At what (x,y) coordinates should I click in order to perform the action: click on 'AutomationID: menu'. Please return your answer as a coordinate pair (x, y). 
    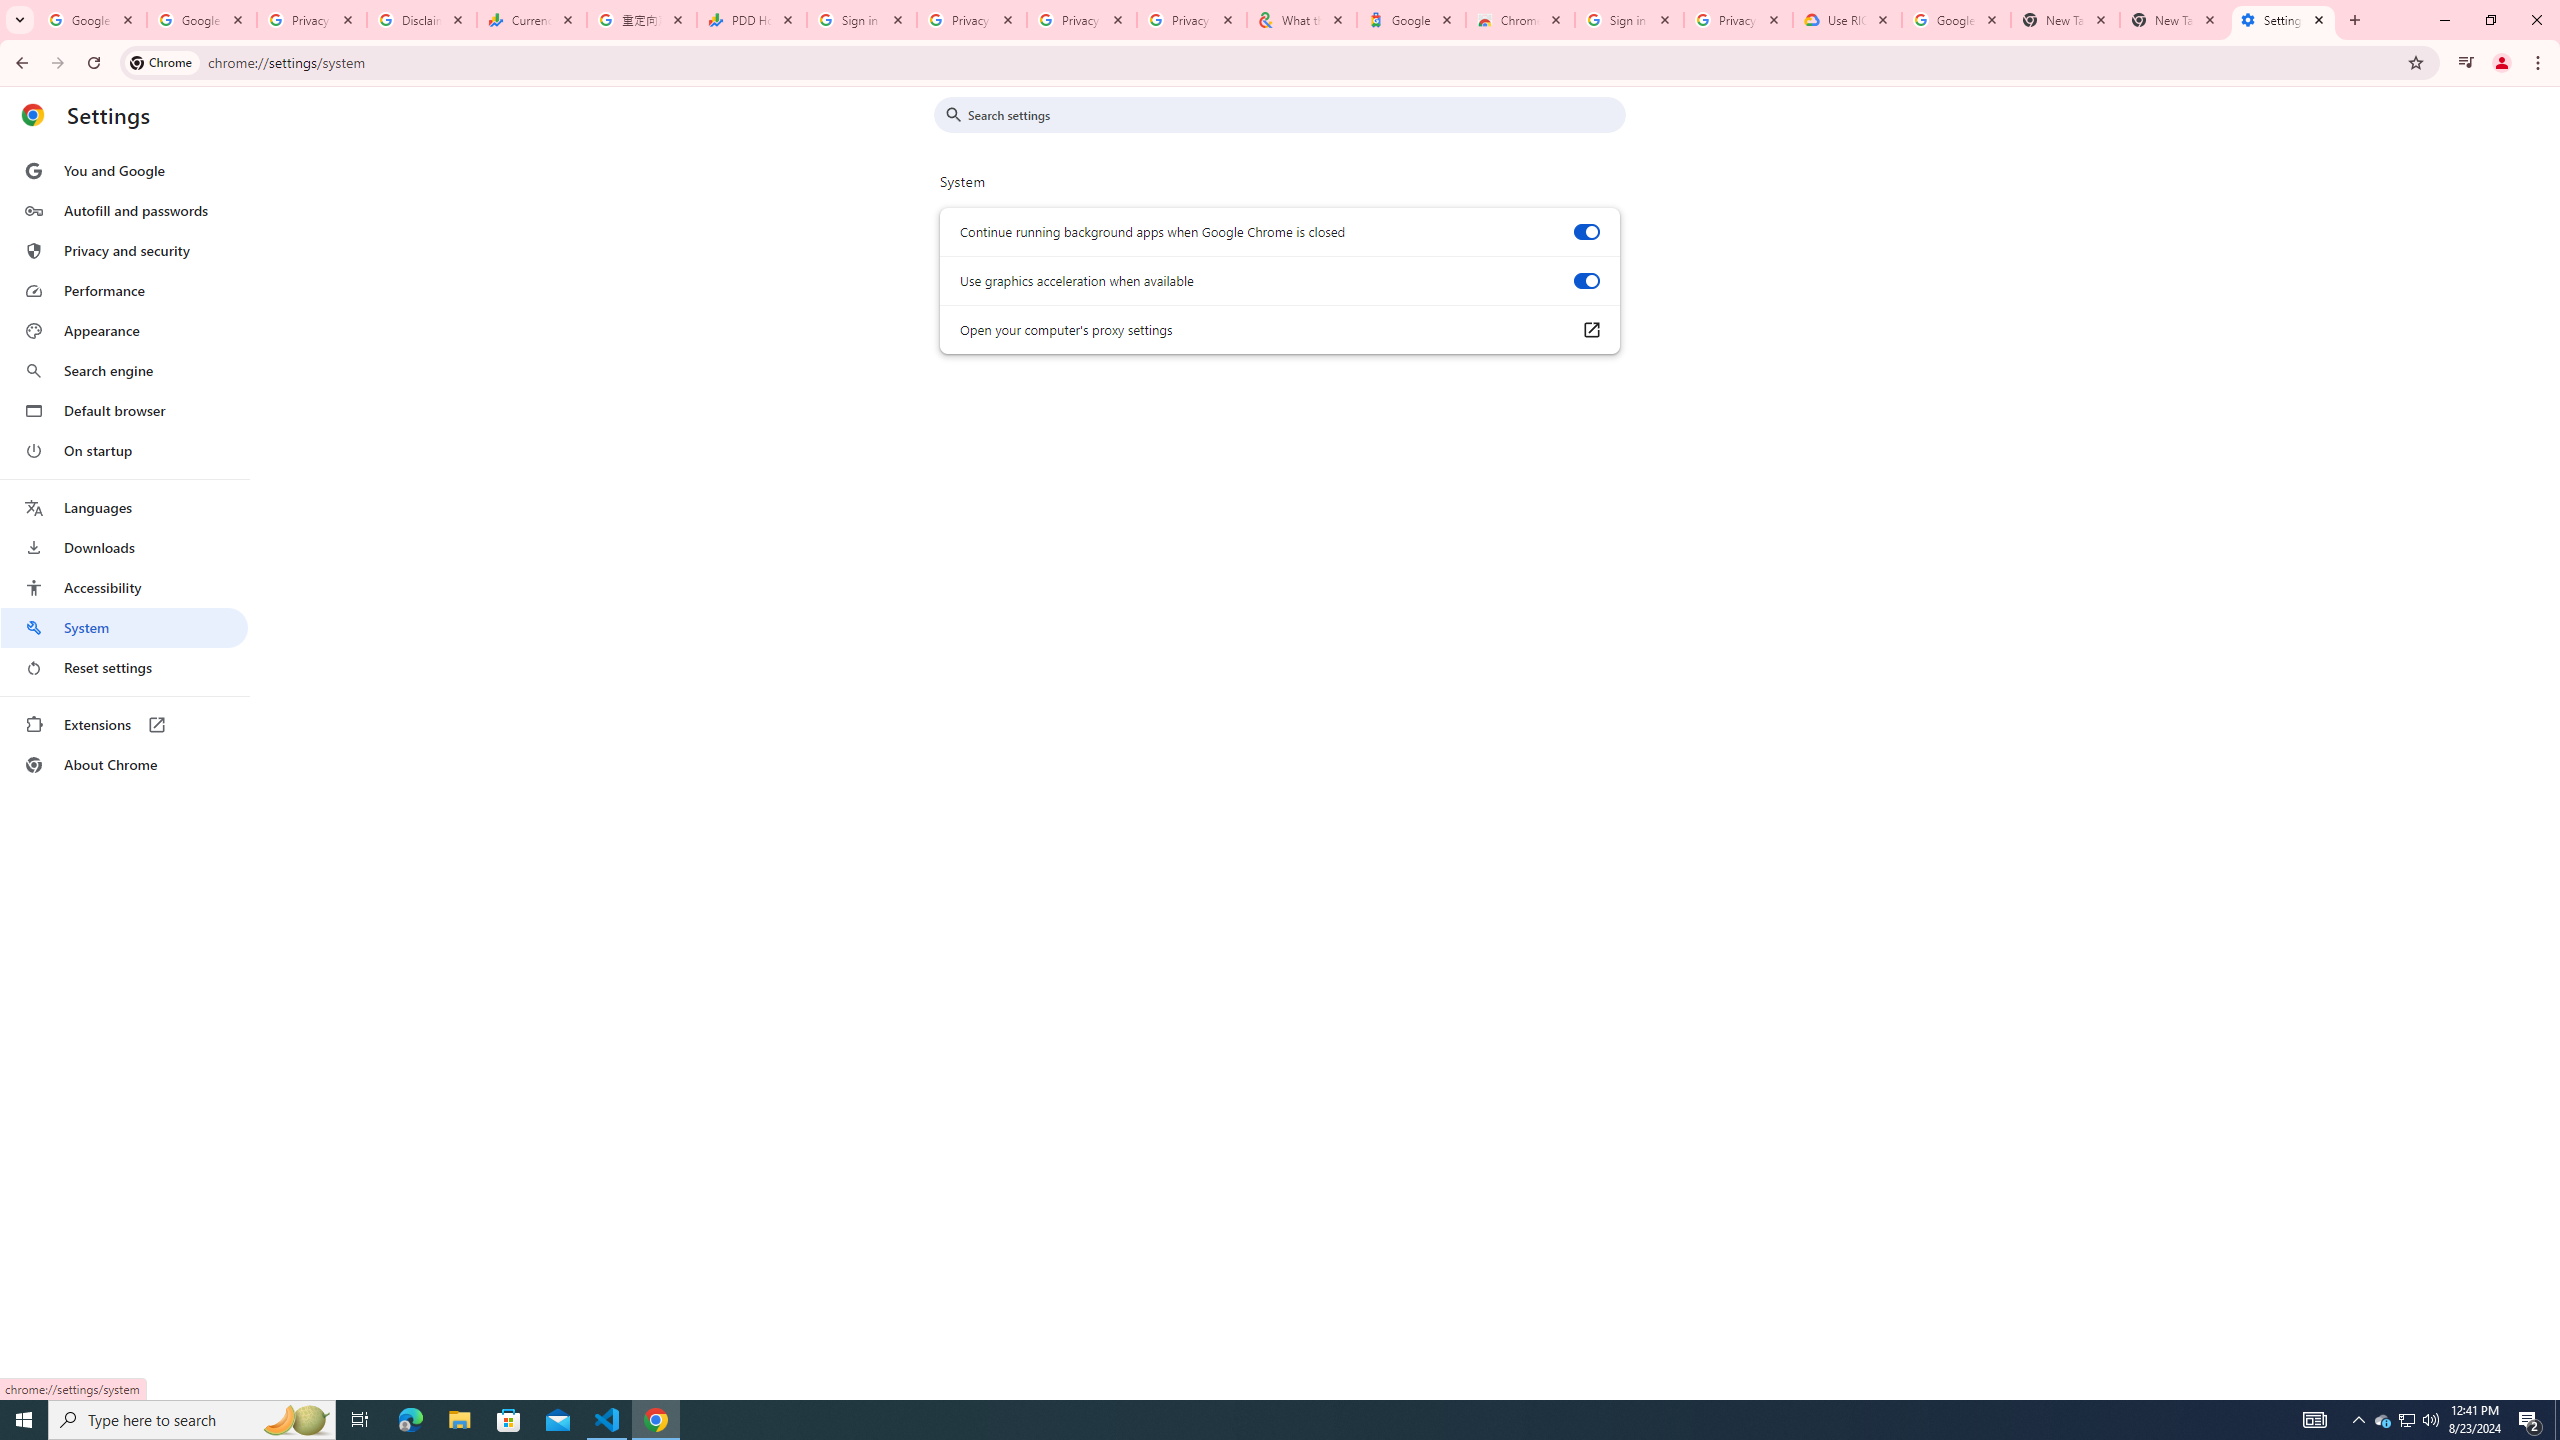
    Looking at the image, I should click on (125, 467).